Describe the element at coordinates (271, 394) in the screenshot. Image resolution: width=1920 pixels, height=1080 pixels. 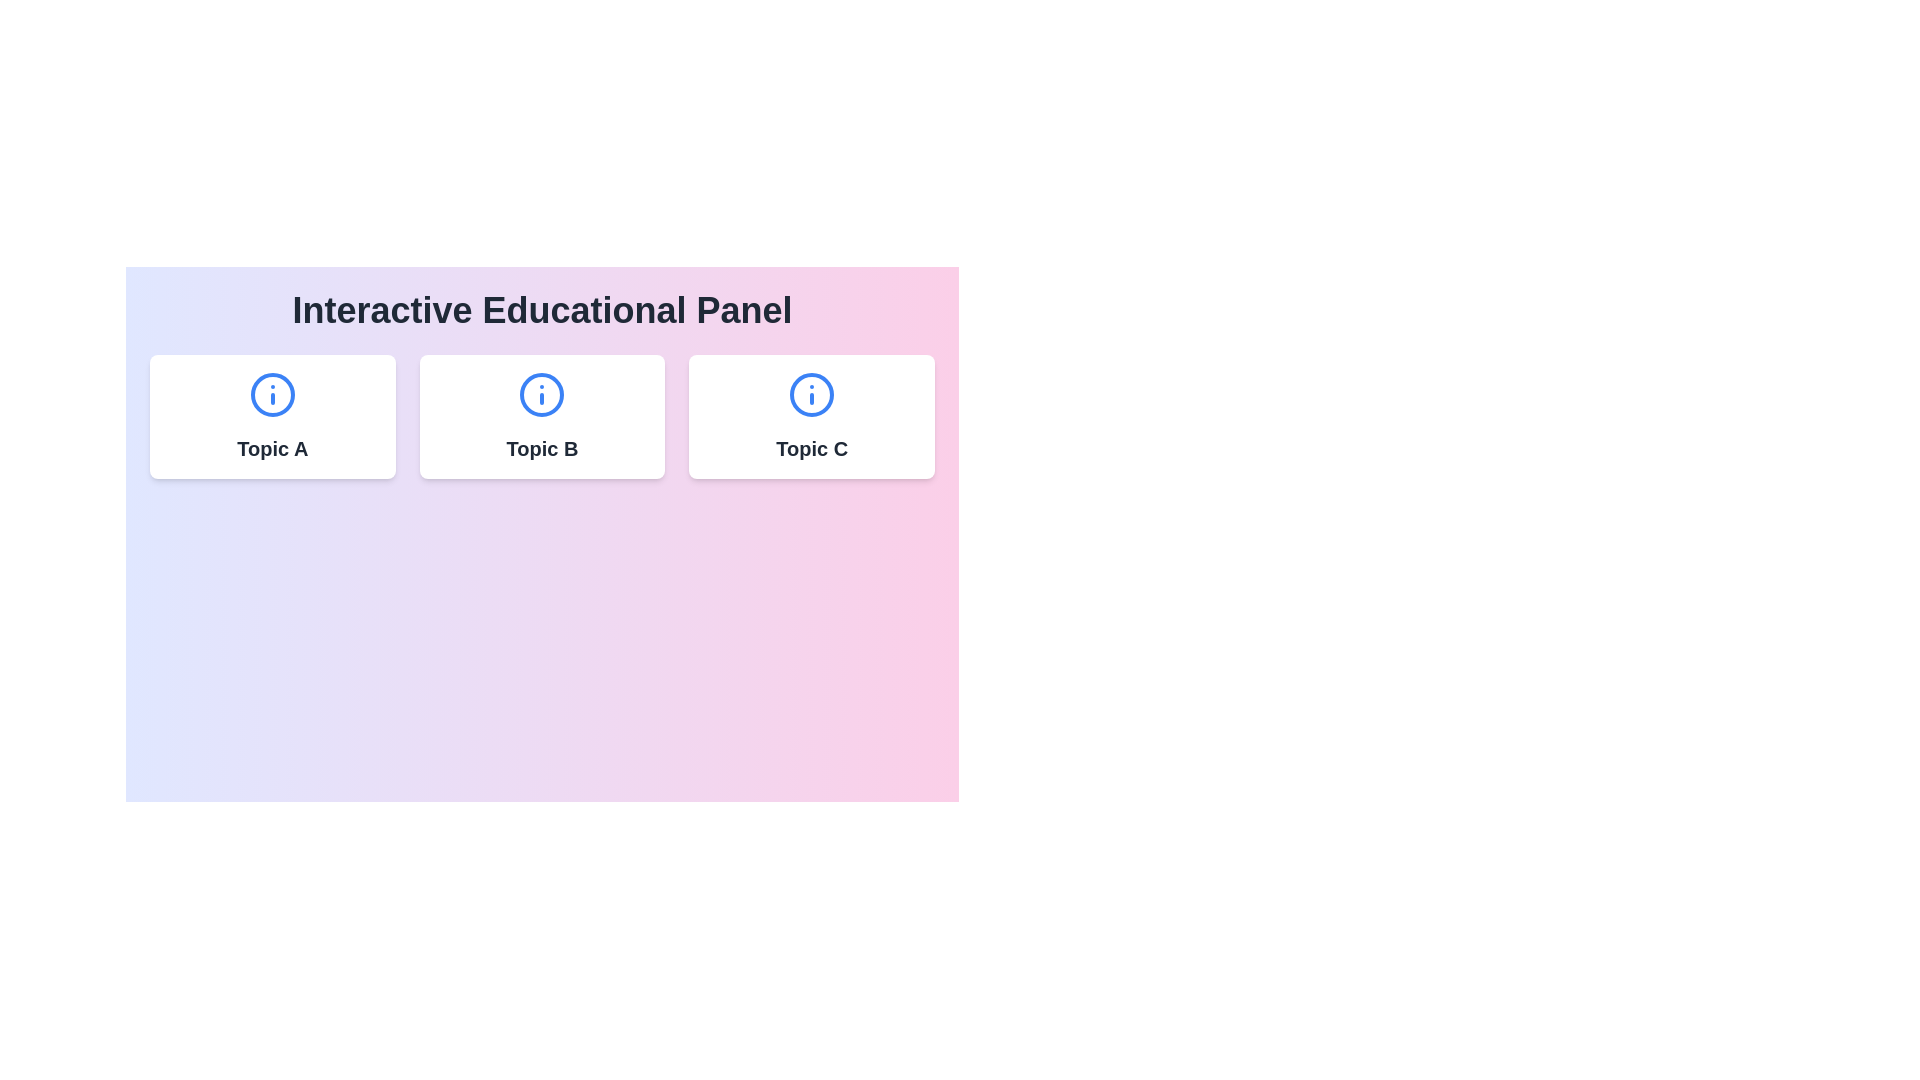
I see `the information icon located in the upper region of the leftmost card labeled 'Topic A' within the interactive educational panel` at that location.